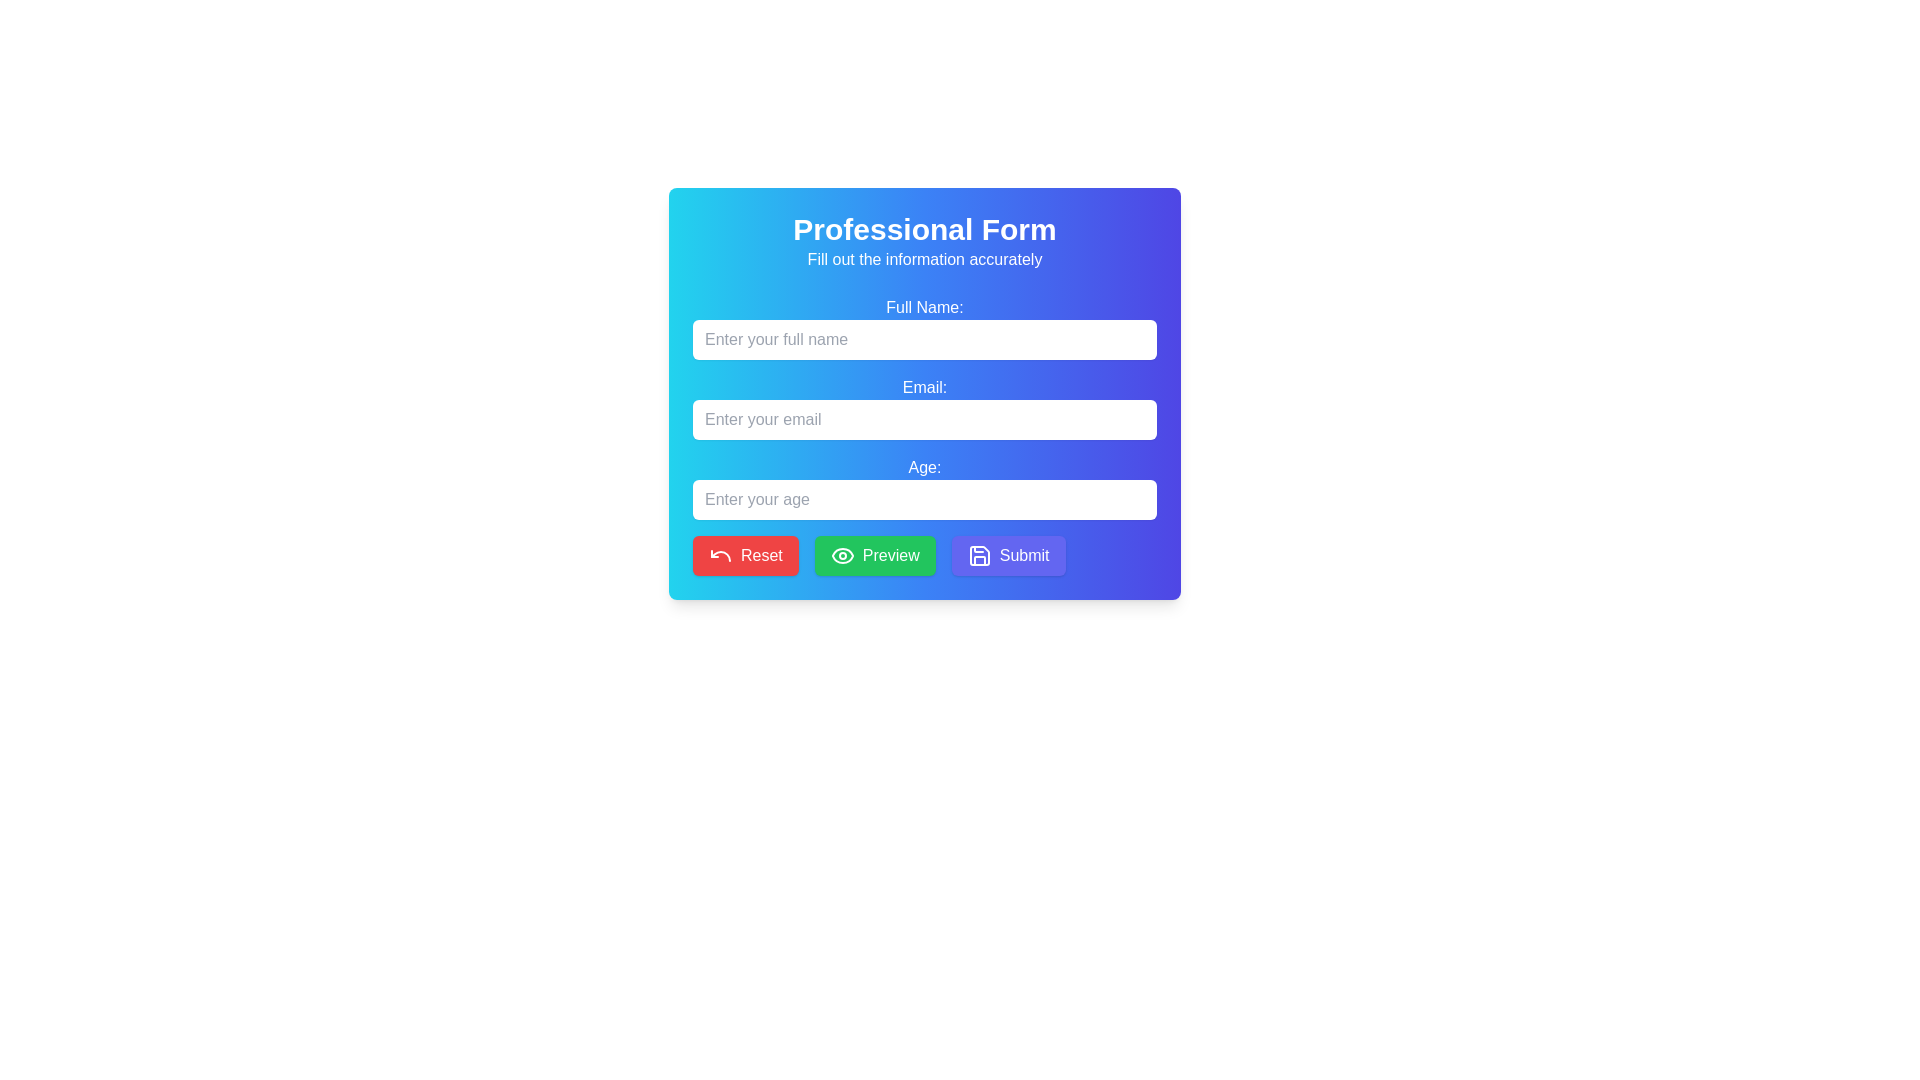 This screenshot has width=1920, height=1080. I want to click on header text 'Professional Form' which is styled with large, bold white text at the top center of the colorful form interface, so click(924, 229).